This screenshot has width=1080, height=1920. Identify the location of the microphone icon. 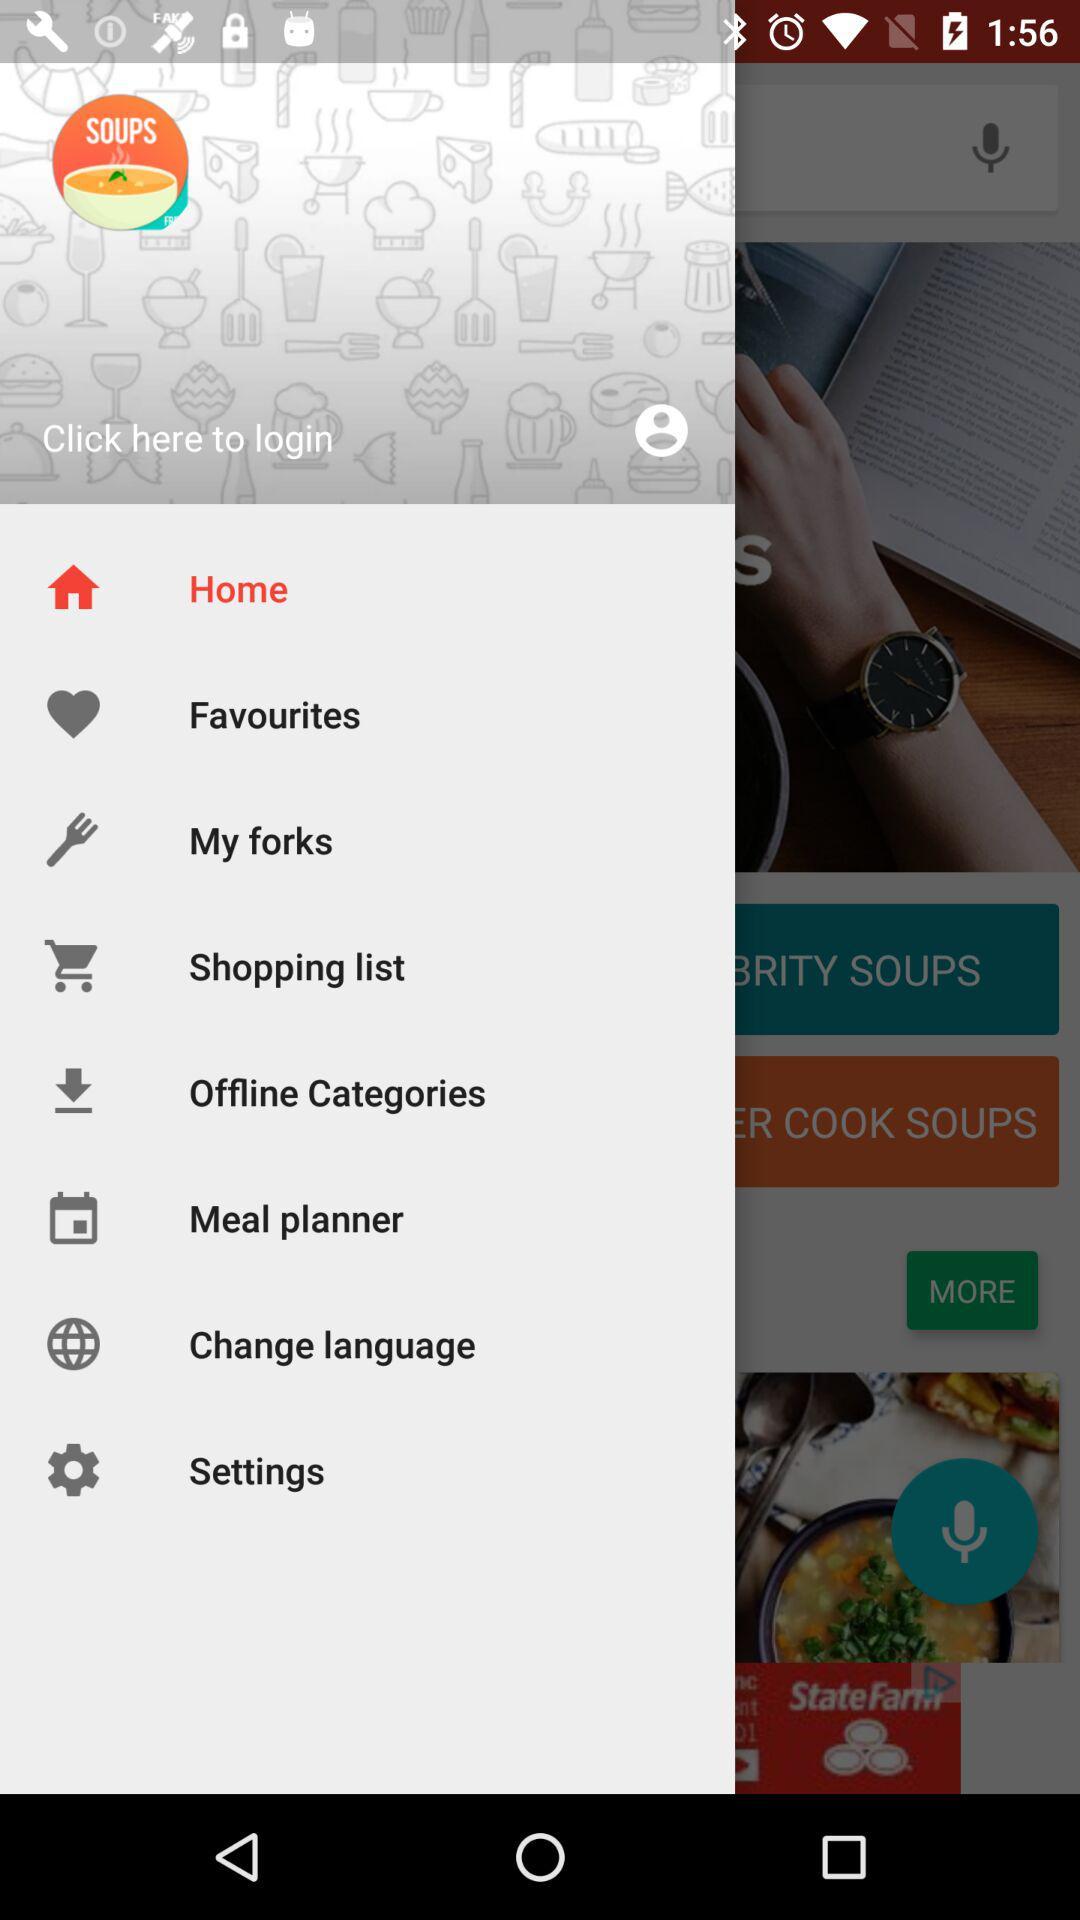
(963, 1530).